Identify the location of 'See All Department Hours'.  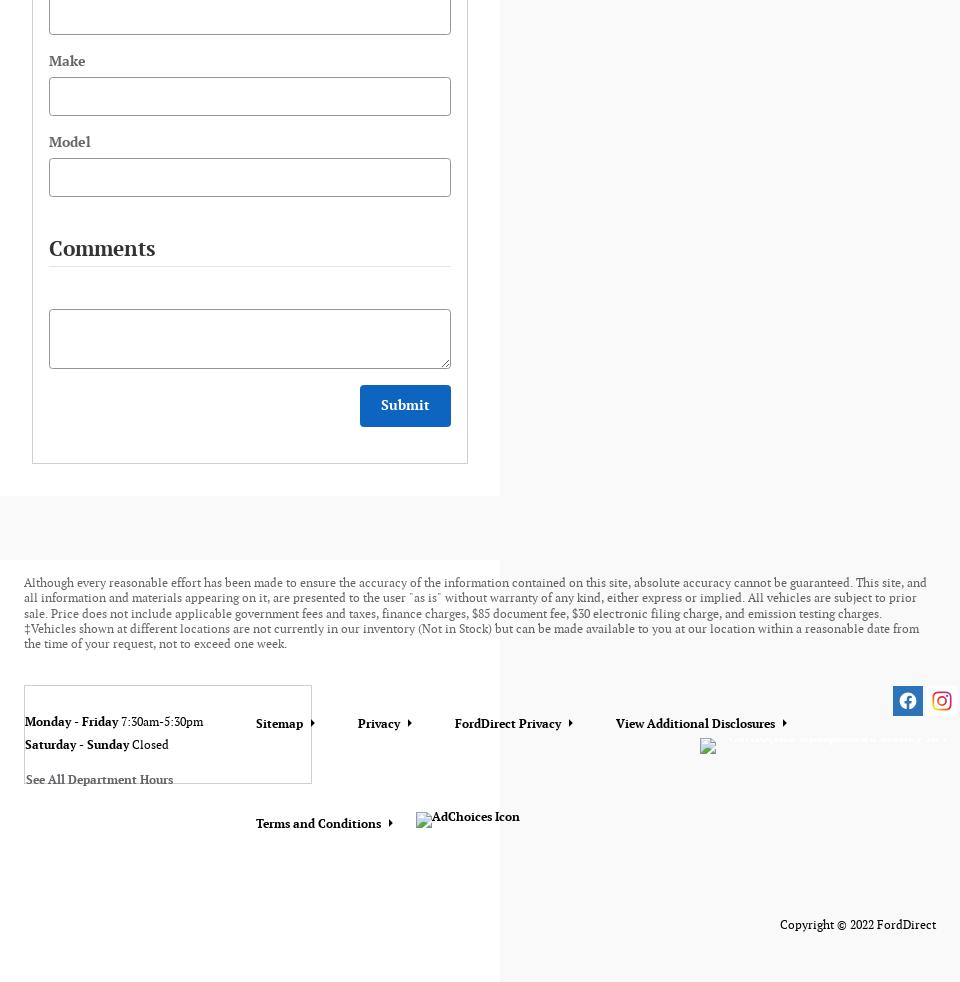
(99, 780).